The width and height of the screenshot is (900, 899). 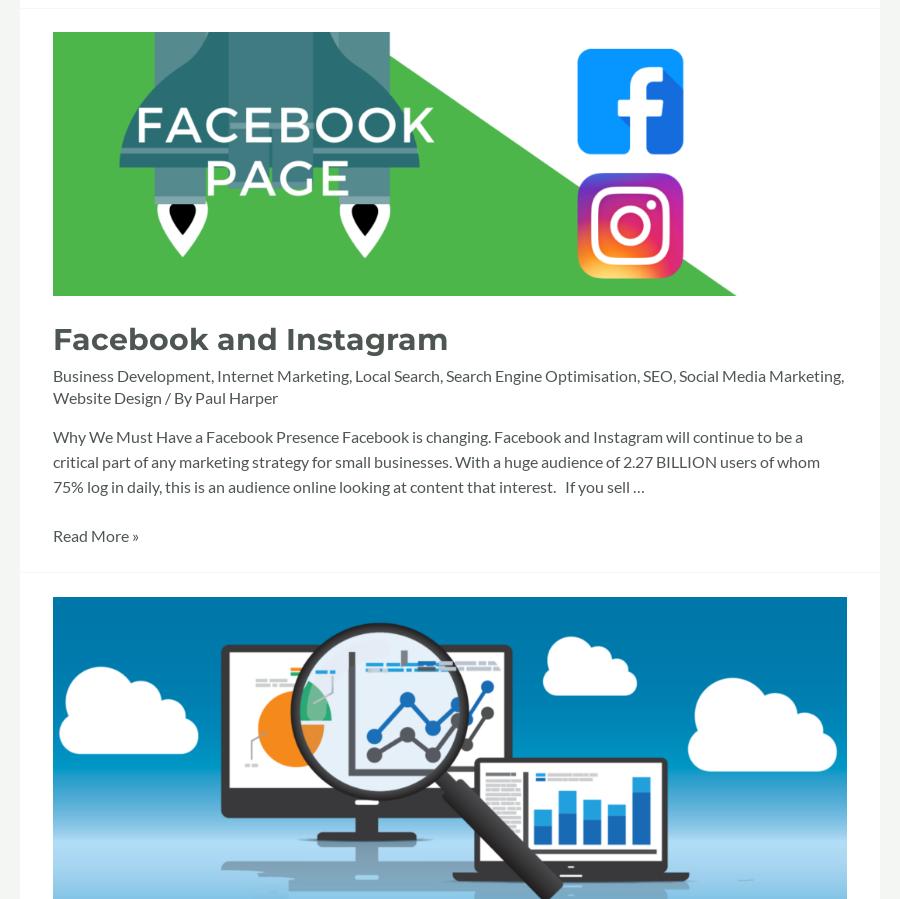 What do you see at coordinates (677, 373) in the screenshot?
I see `'Social Media Marketing'` at bounding box center [677, 373].